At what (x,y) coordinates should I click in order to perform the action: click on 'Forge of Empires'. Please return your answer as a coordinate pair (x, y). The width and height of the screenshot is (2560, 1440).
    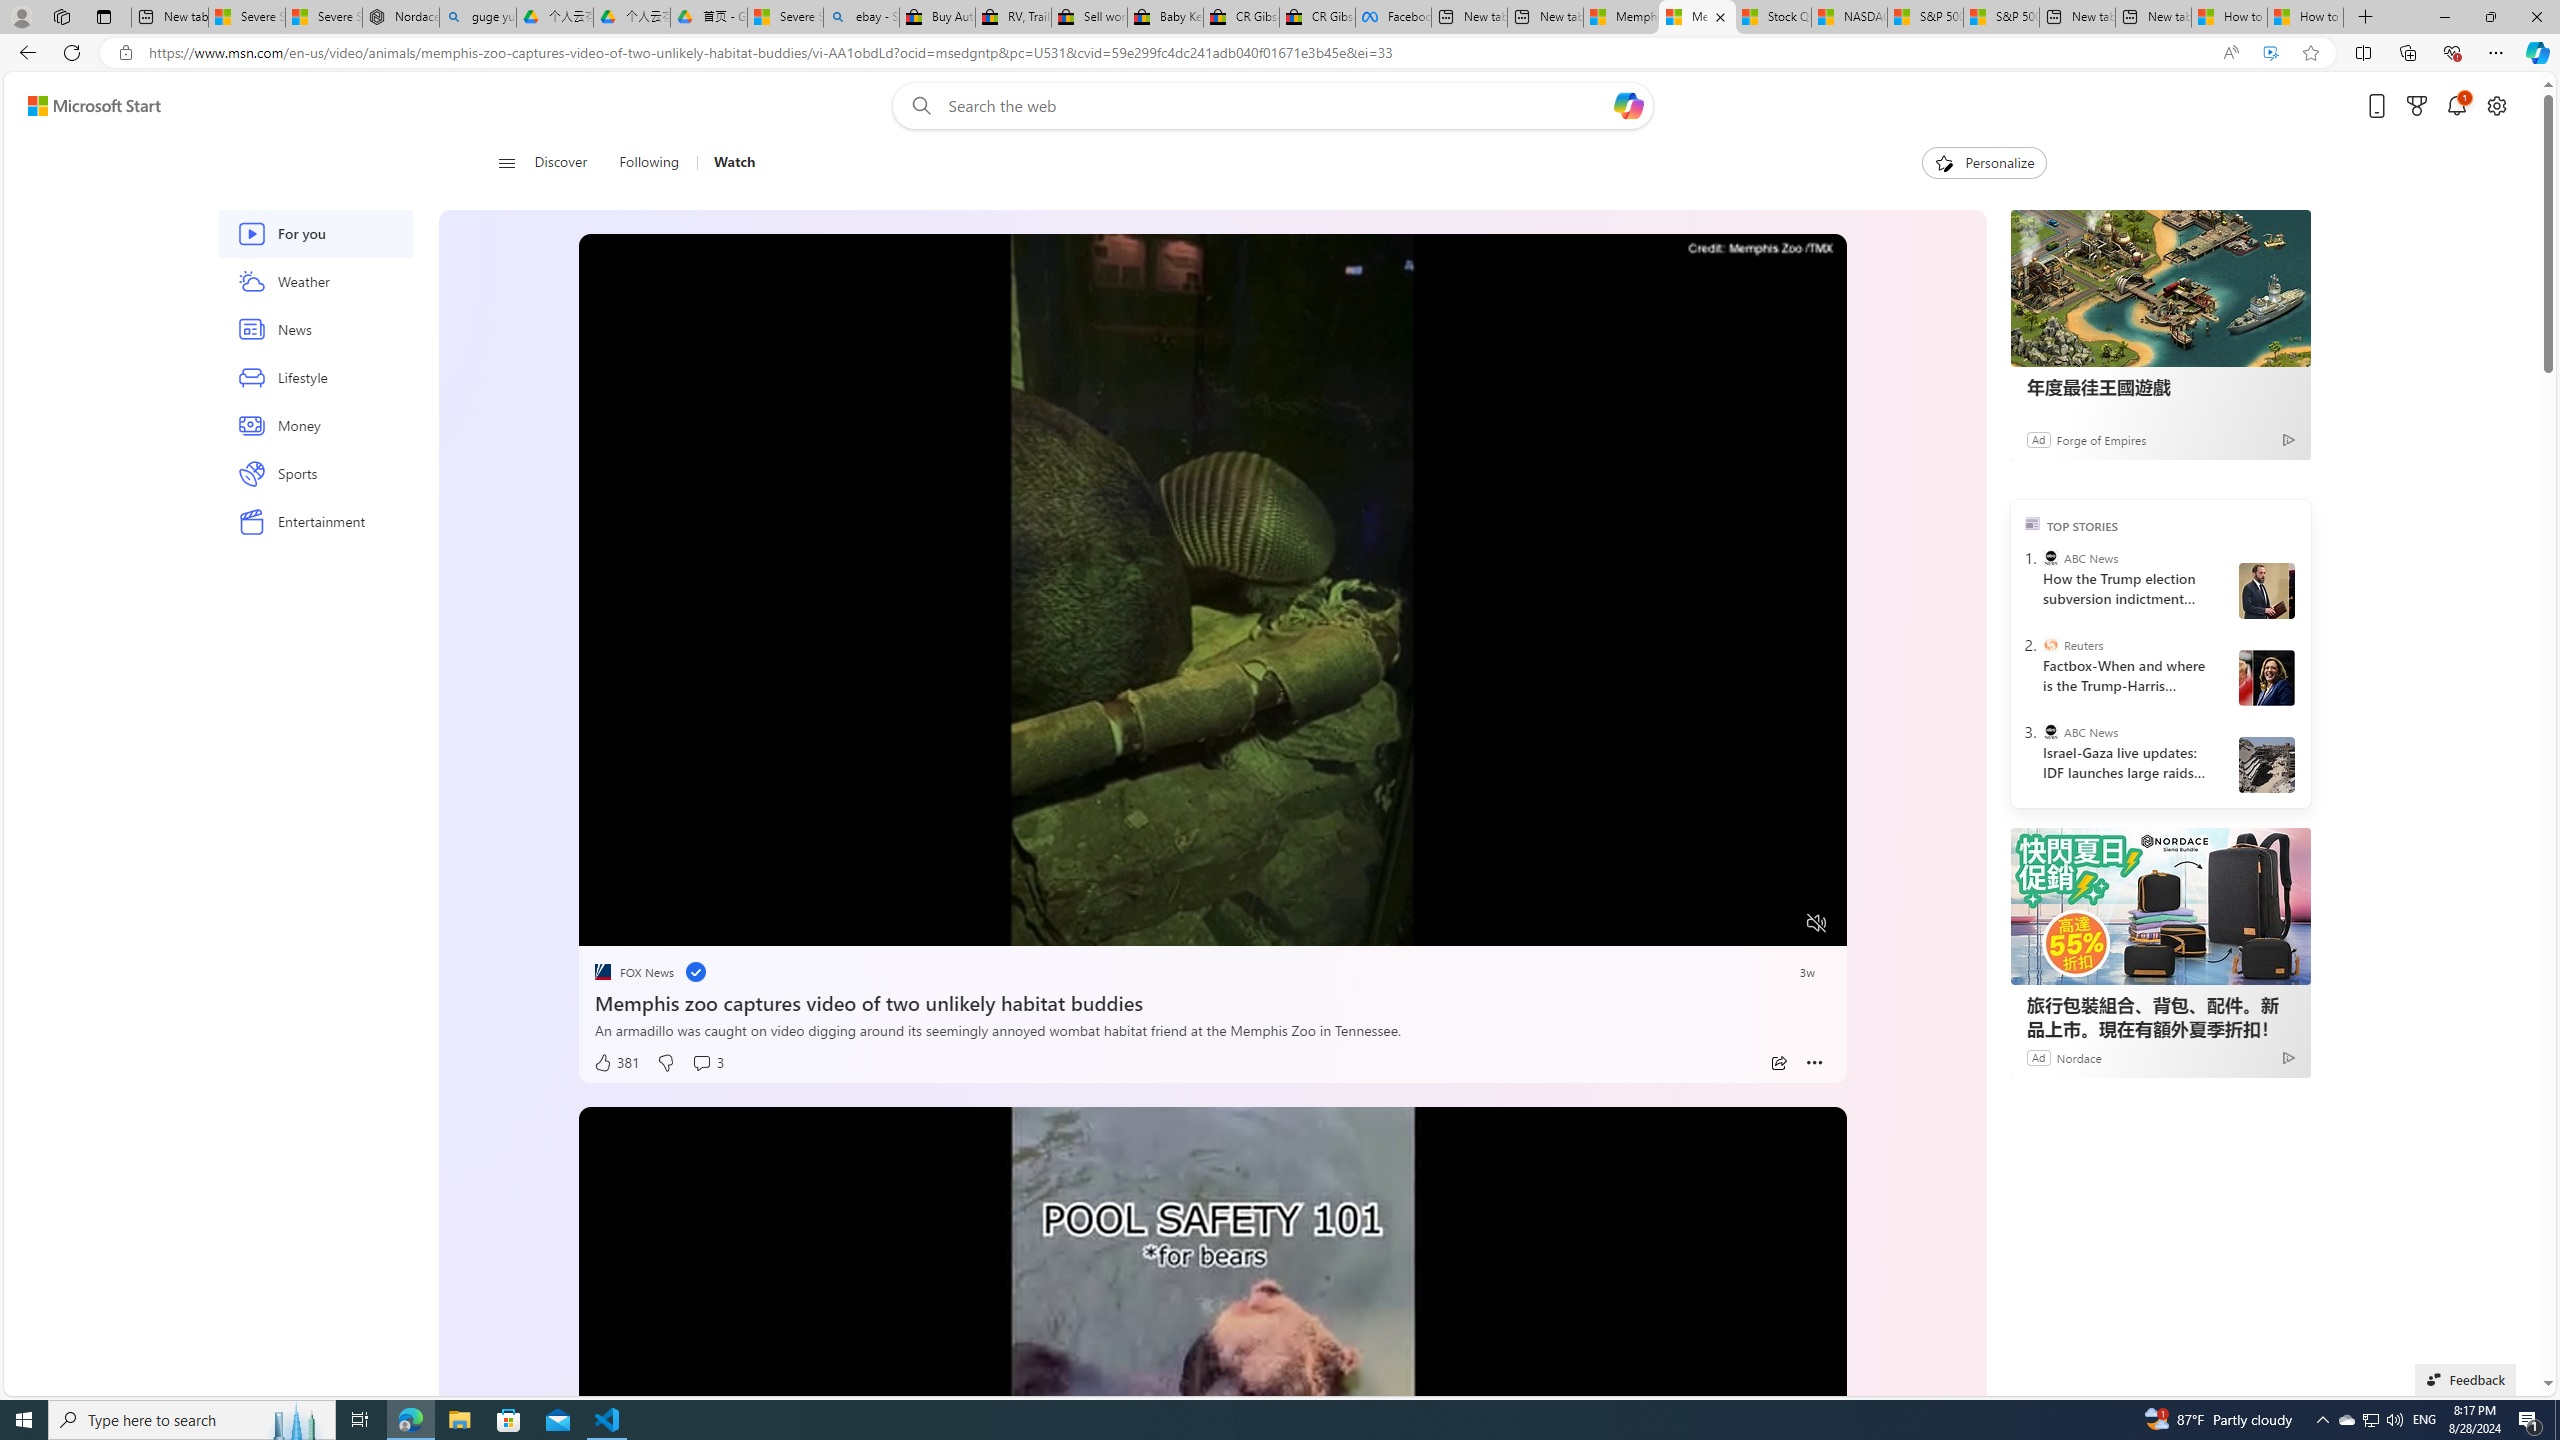
    Looking at the image, I should click on (2099, 438).